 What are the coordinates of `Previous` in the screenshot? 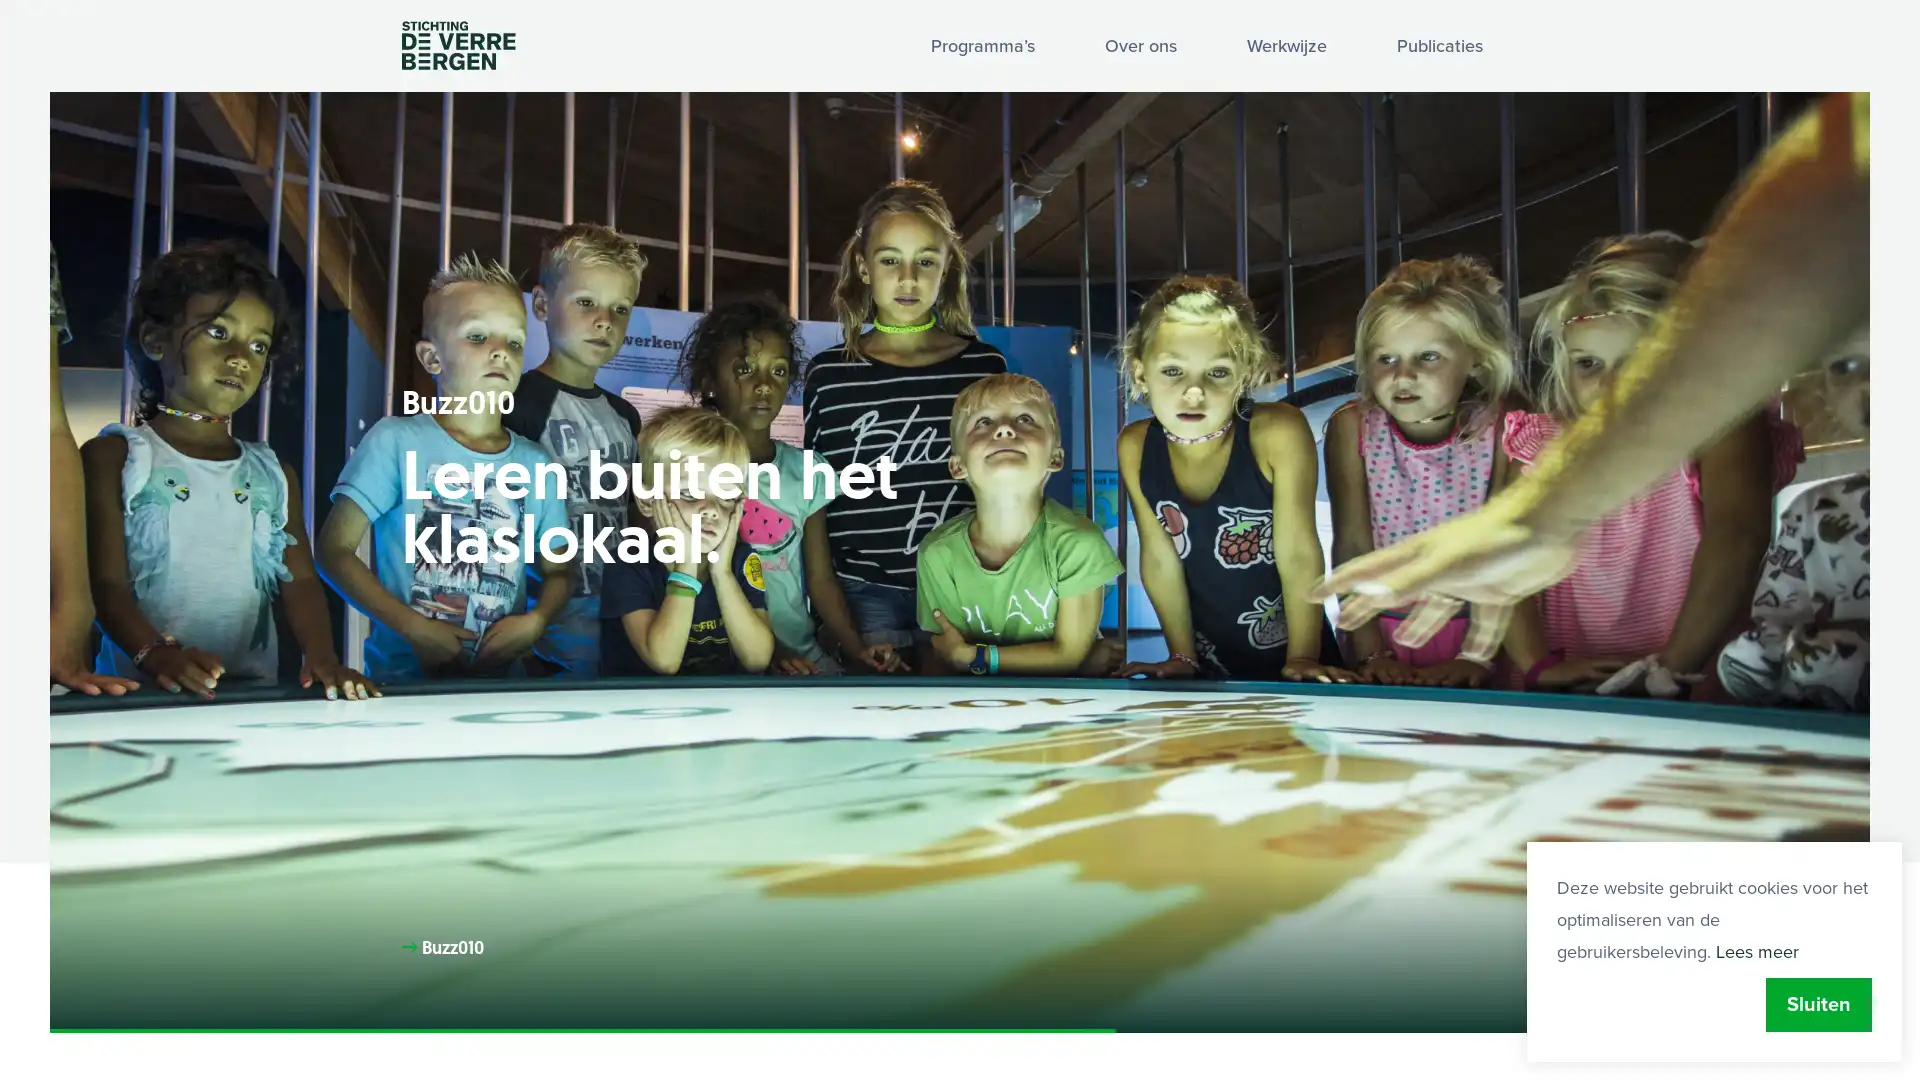 It's located at (1688, 981).